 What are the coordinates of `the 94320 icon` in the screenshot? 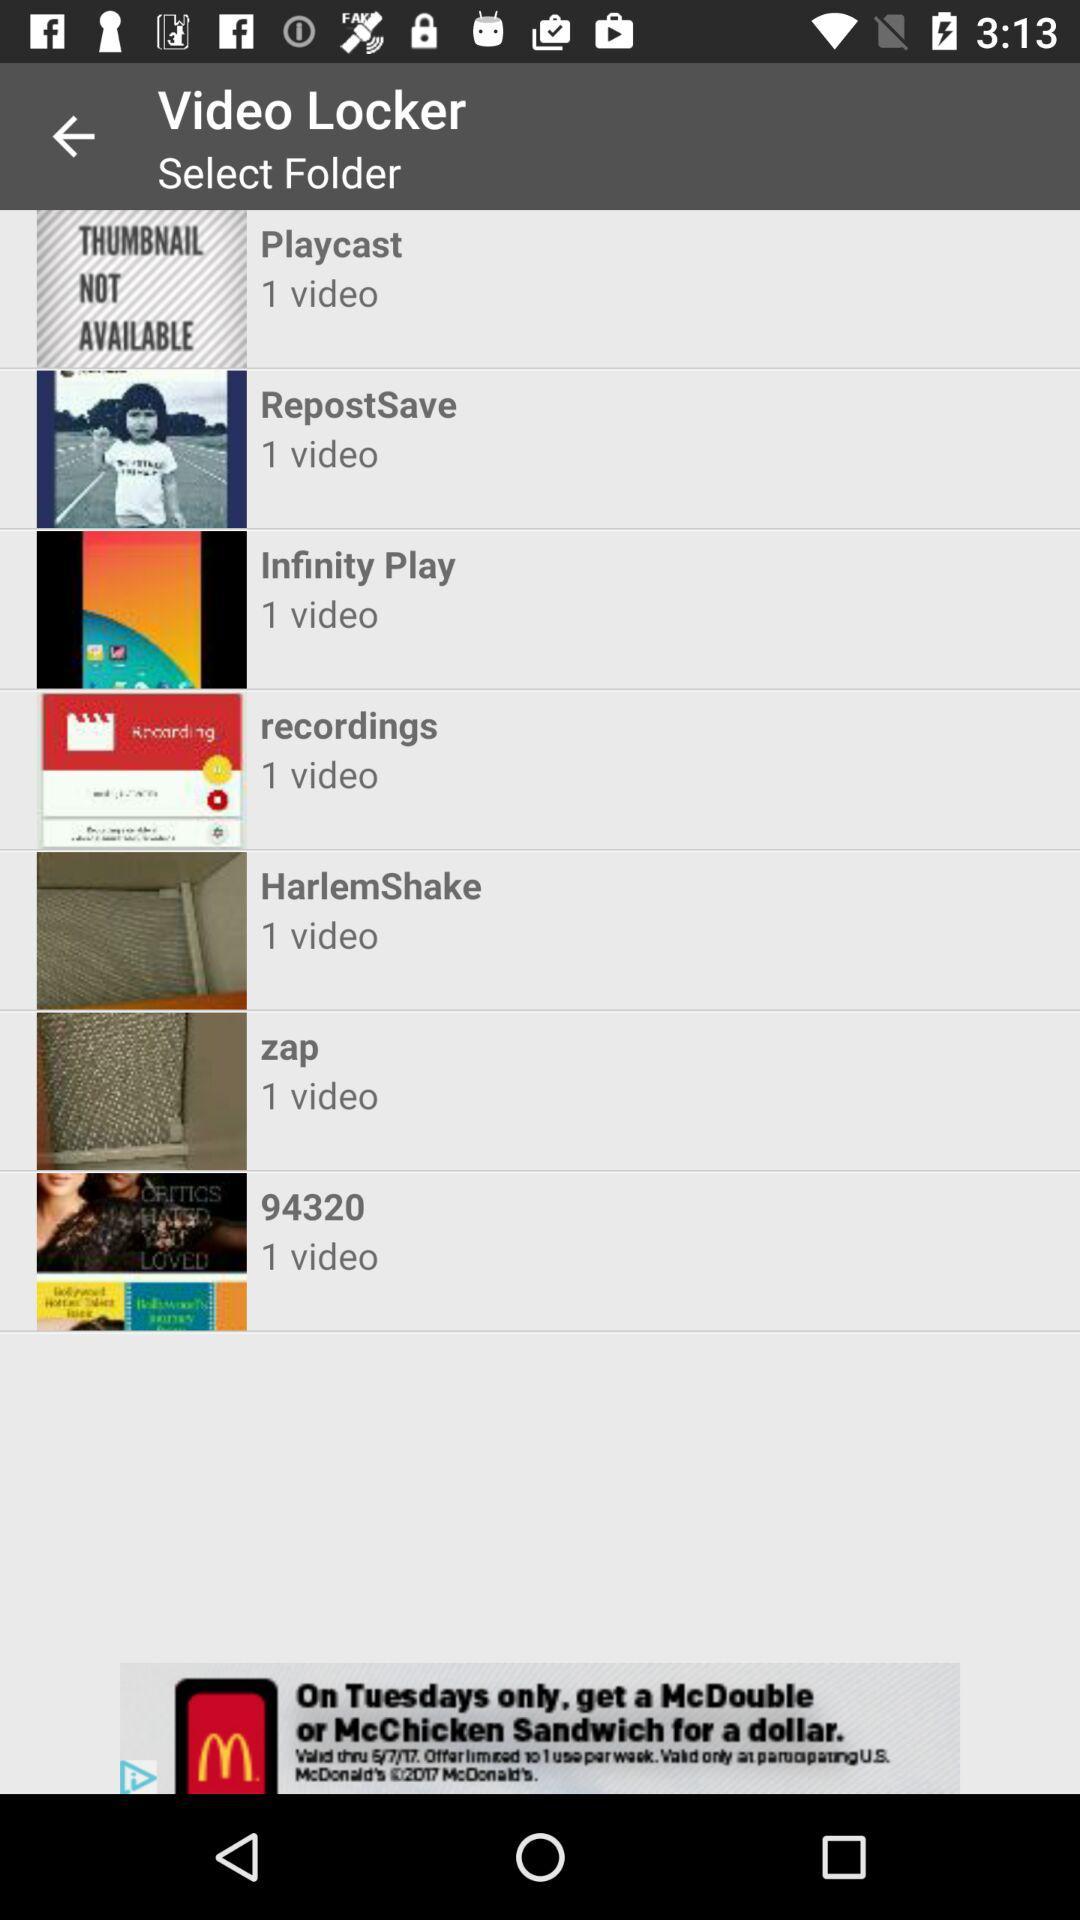 It's located at (521, 1204).